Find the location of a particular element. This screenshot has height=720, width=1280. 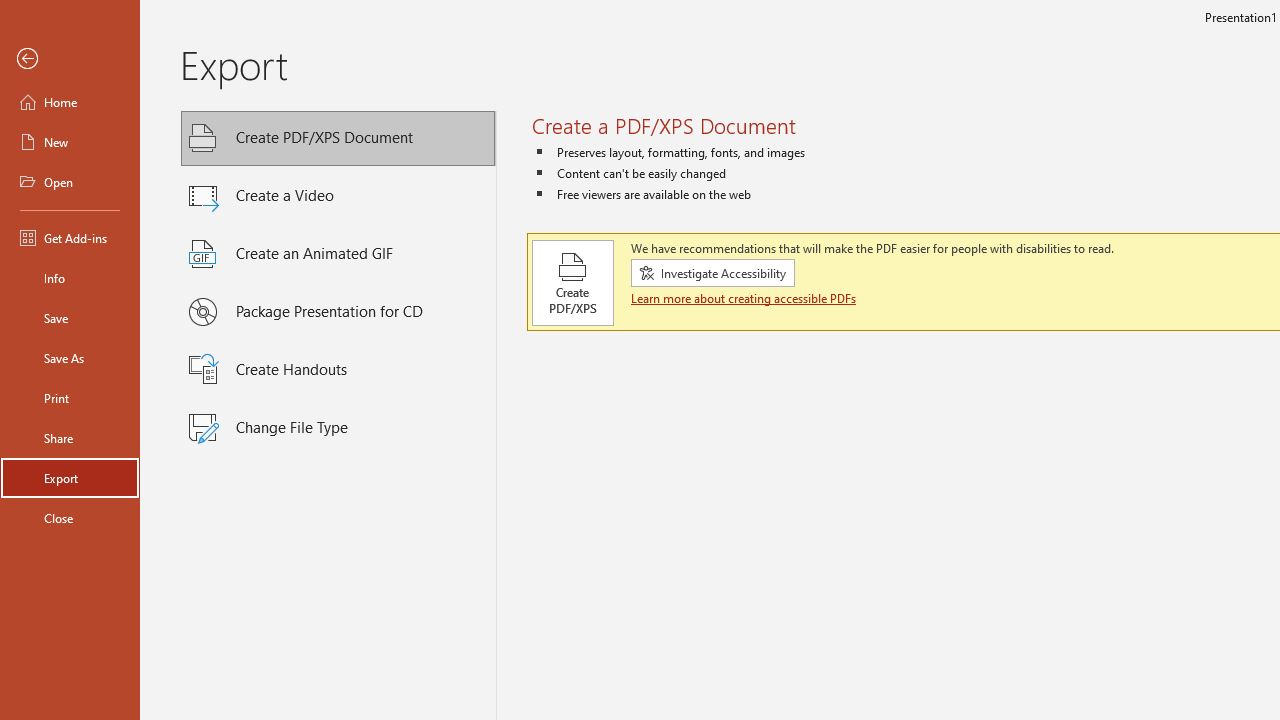

'Print' is located at coordinates (69, 398).